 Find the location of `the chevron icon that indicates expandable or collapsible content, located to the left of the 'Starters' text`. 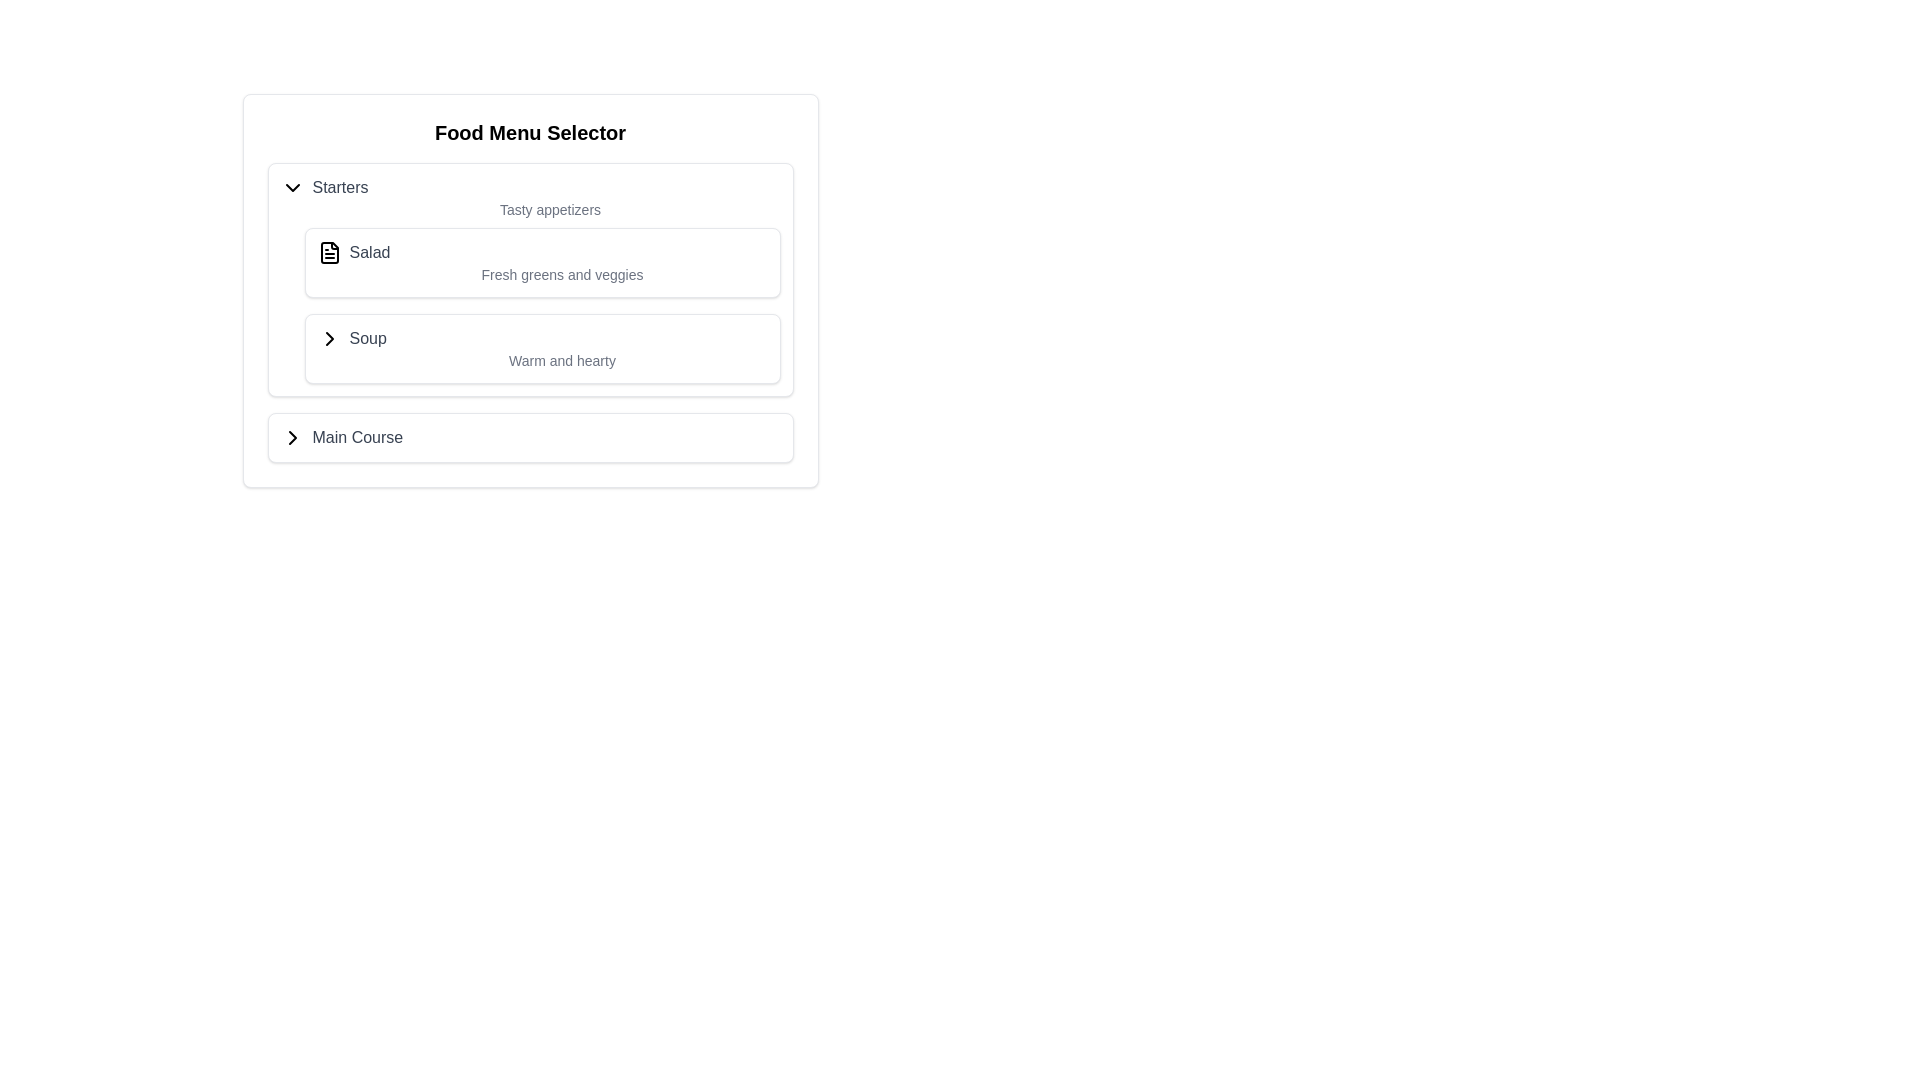

the chevron icon that indicates expandable or collapsible content, located to the left of the 'Starters' text is located at coordinates (291, 188).